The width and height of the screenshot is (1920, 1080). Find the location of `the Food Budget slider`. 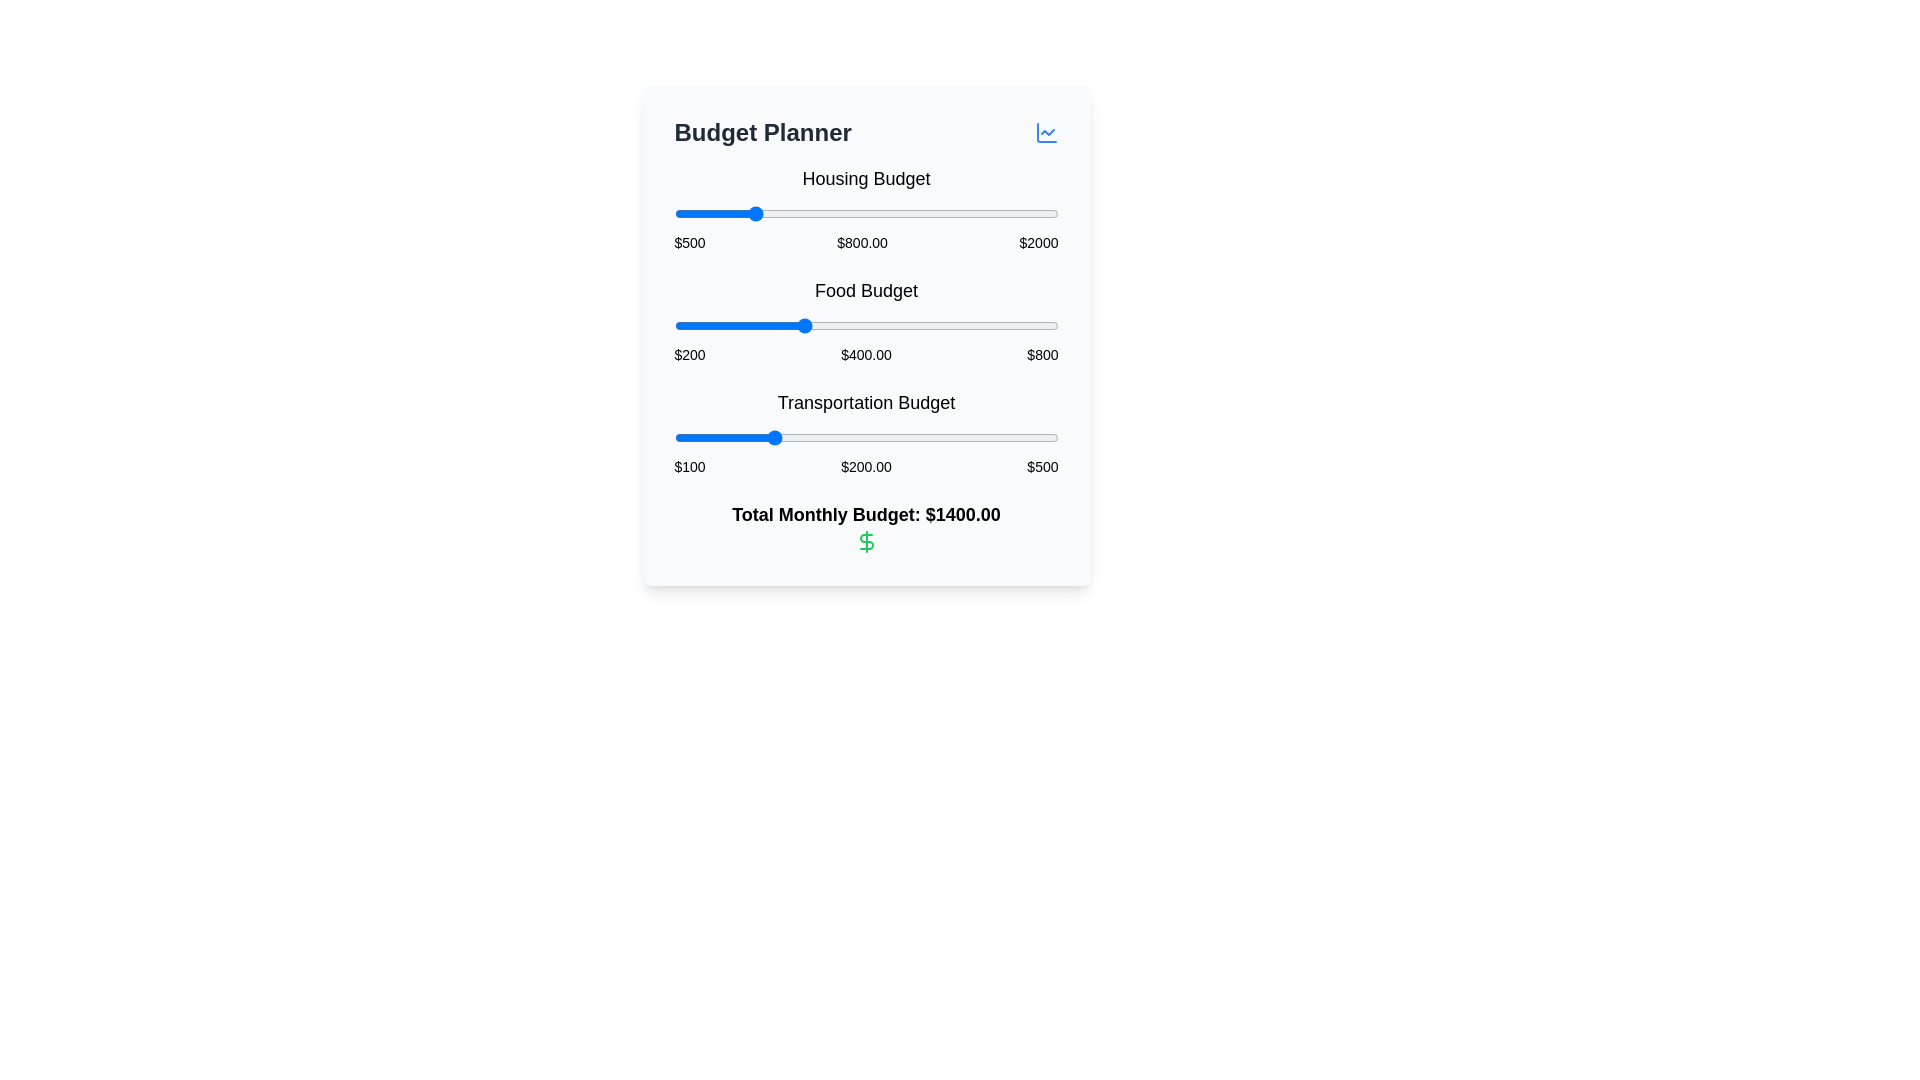

the Food Budget slider is located at coordinates (983, 325).